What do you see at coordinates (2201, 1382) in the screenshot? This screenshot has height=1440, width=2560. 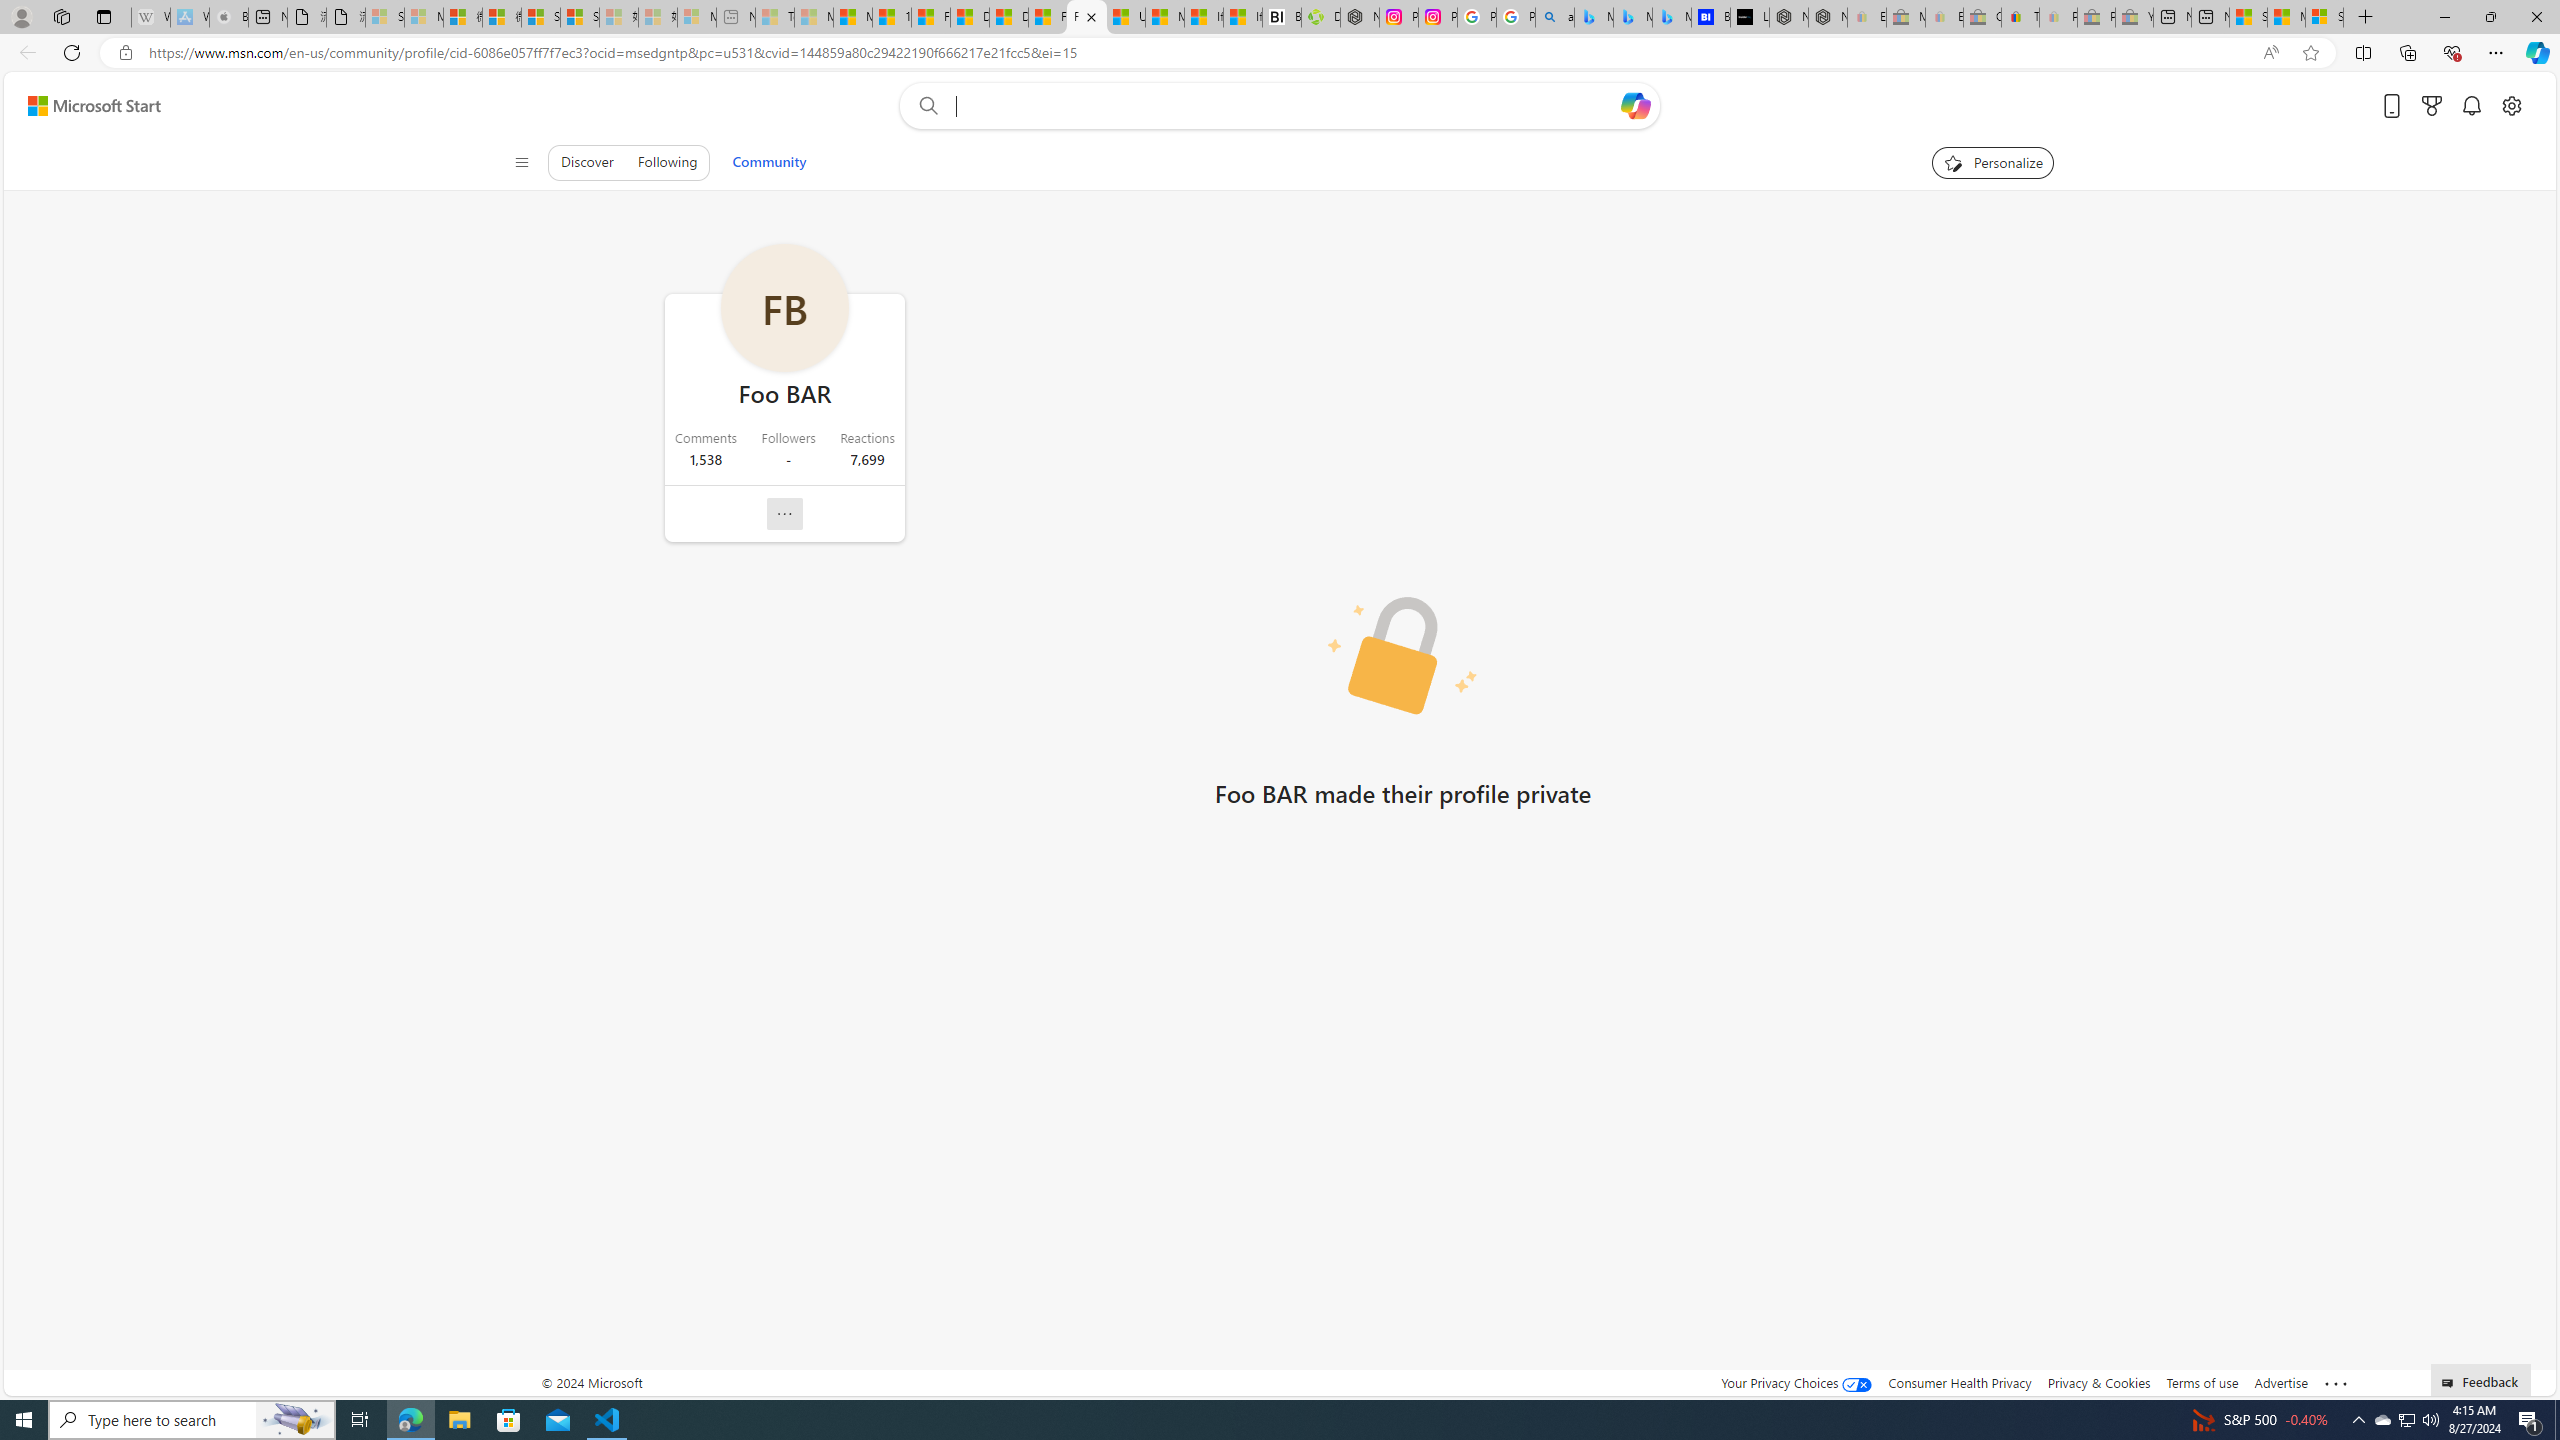 I see `'Terms of use'` at bounding box center [2201, 1382].